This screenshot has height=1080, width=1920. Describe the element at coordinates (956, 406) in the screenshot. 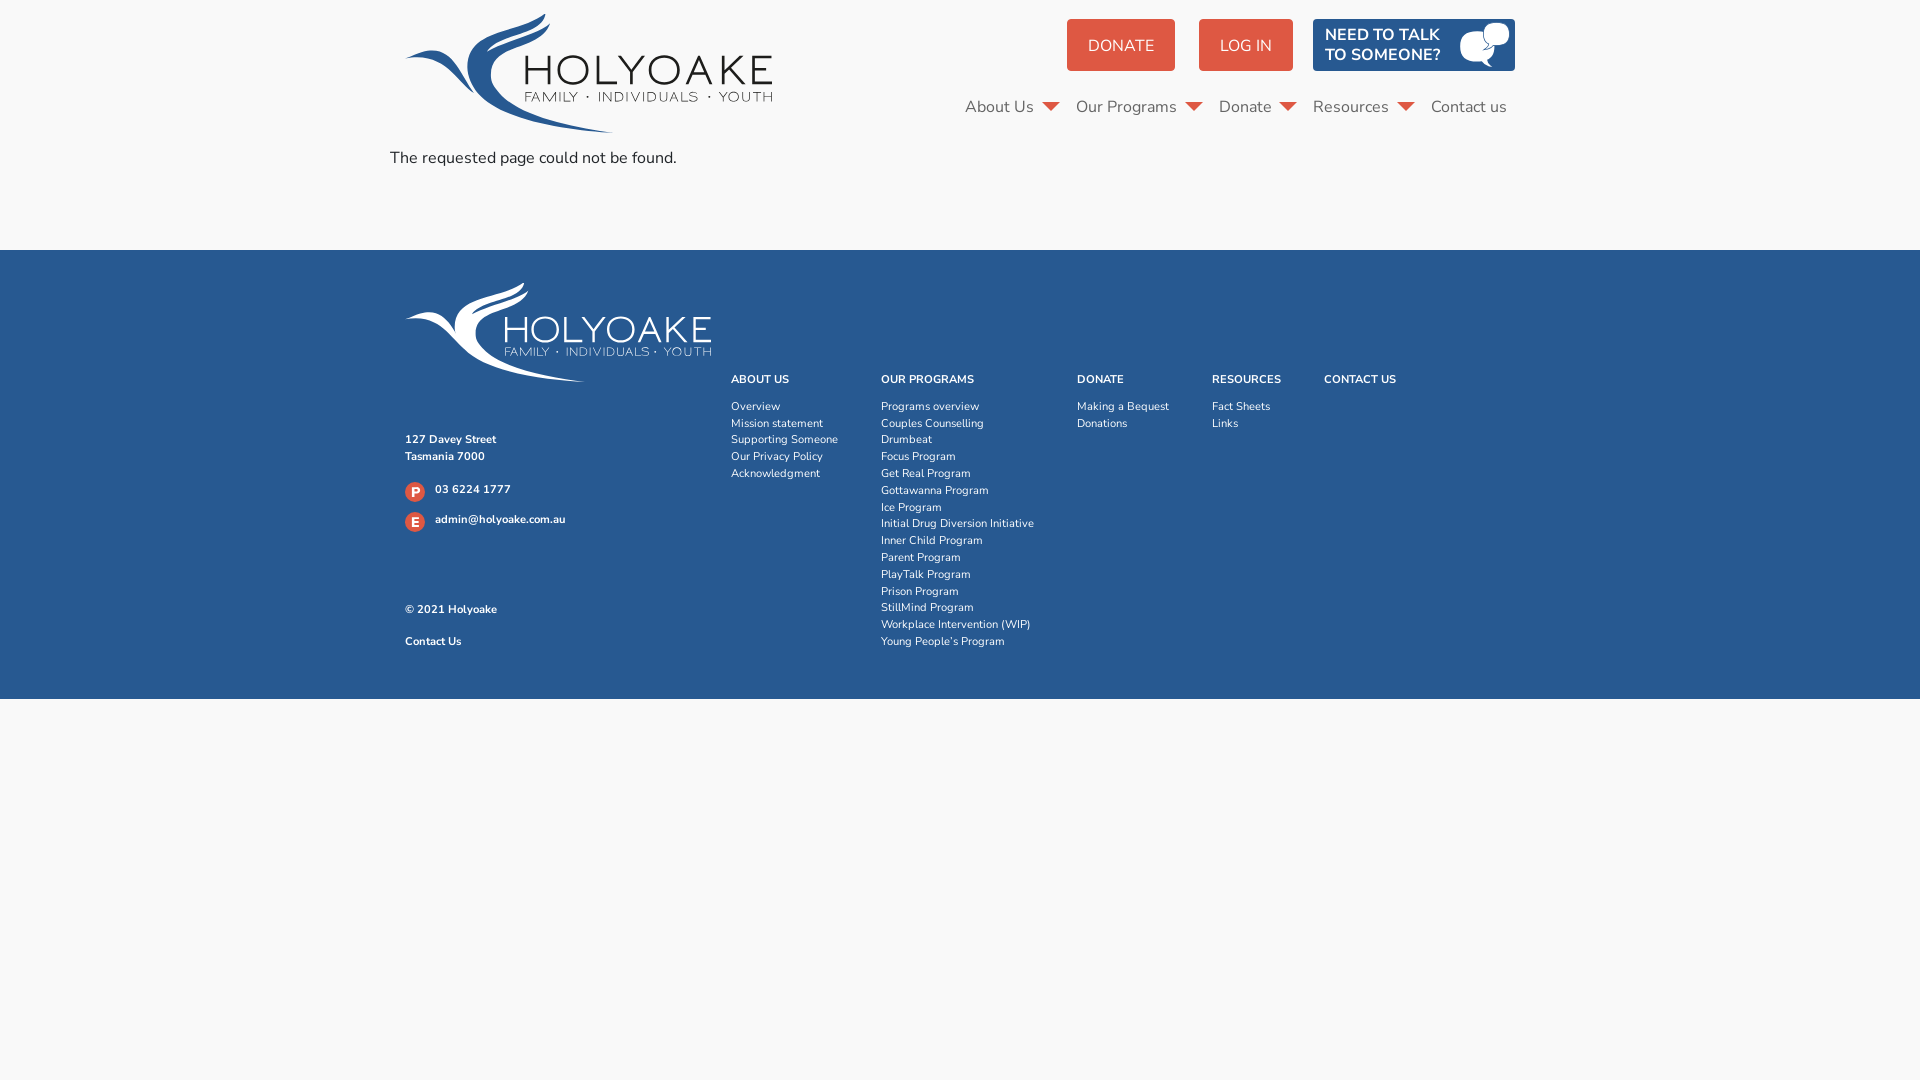

I see `'Programs overview'` at that location.